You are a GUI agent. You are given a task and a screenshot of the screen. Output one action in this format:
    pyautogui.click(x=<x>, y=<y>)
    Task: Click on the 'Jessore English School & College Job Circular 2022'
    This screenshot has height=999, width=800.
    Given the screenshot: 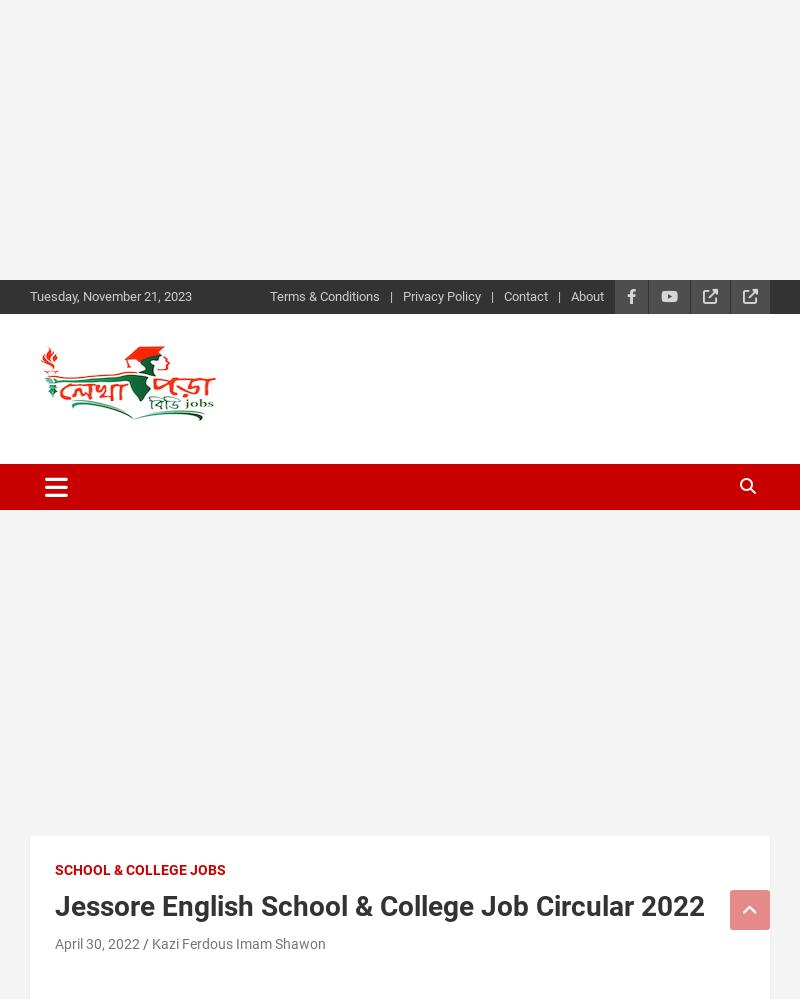 What is the action you would take?
    pyautogui.click(x=379, y=905)
    